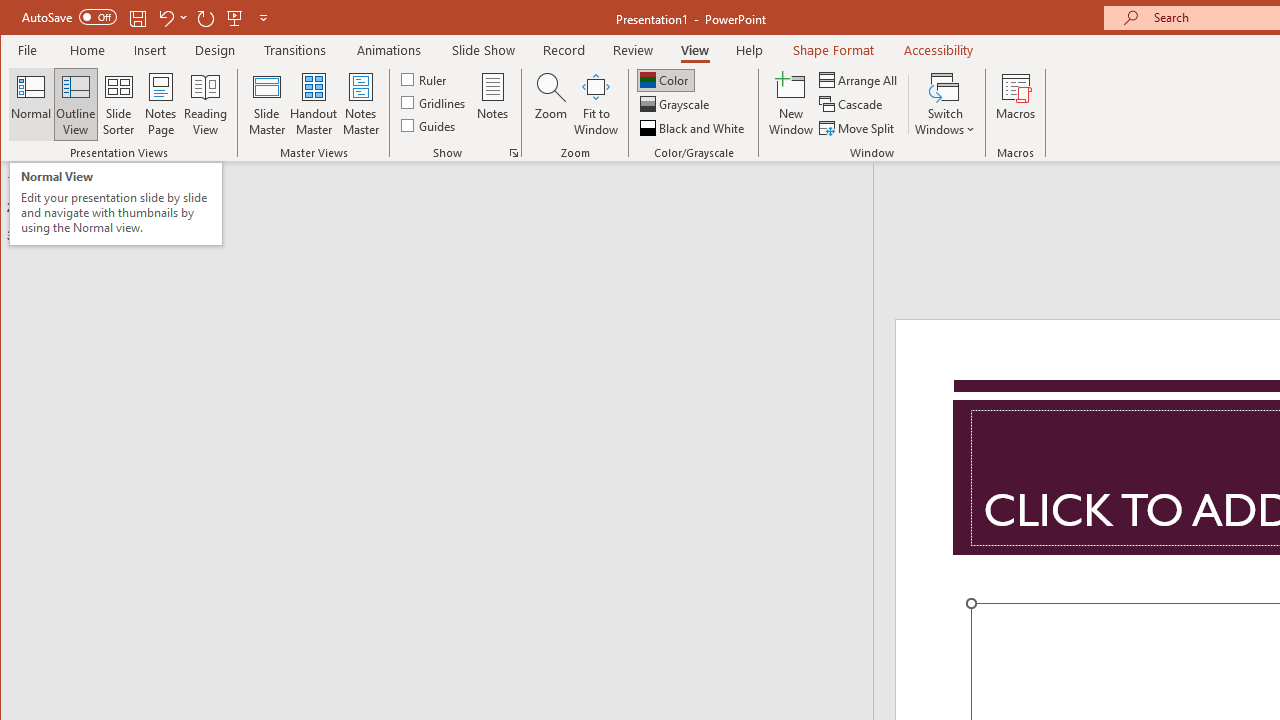 This screenshot has height=720, width=1280. Describe the element at coordinates (860, 79) in the screenshot. I see `'Arrange All'` at that location.